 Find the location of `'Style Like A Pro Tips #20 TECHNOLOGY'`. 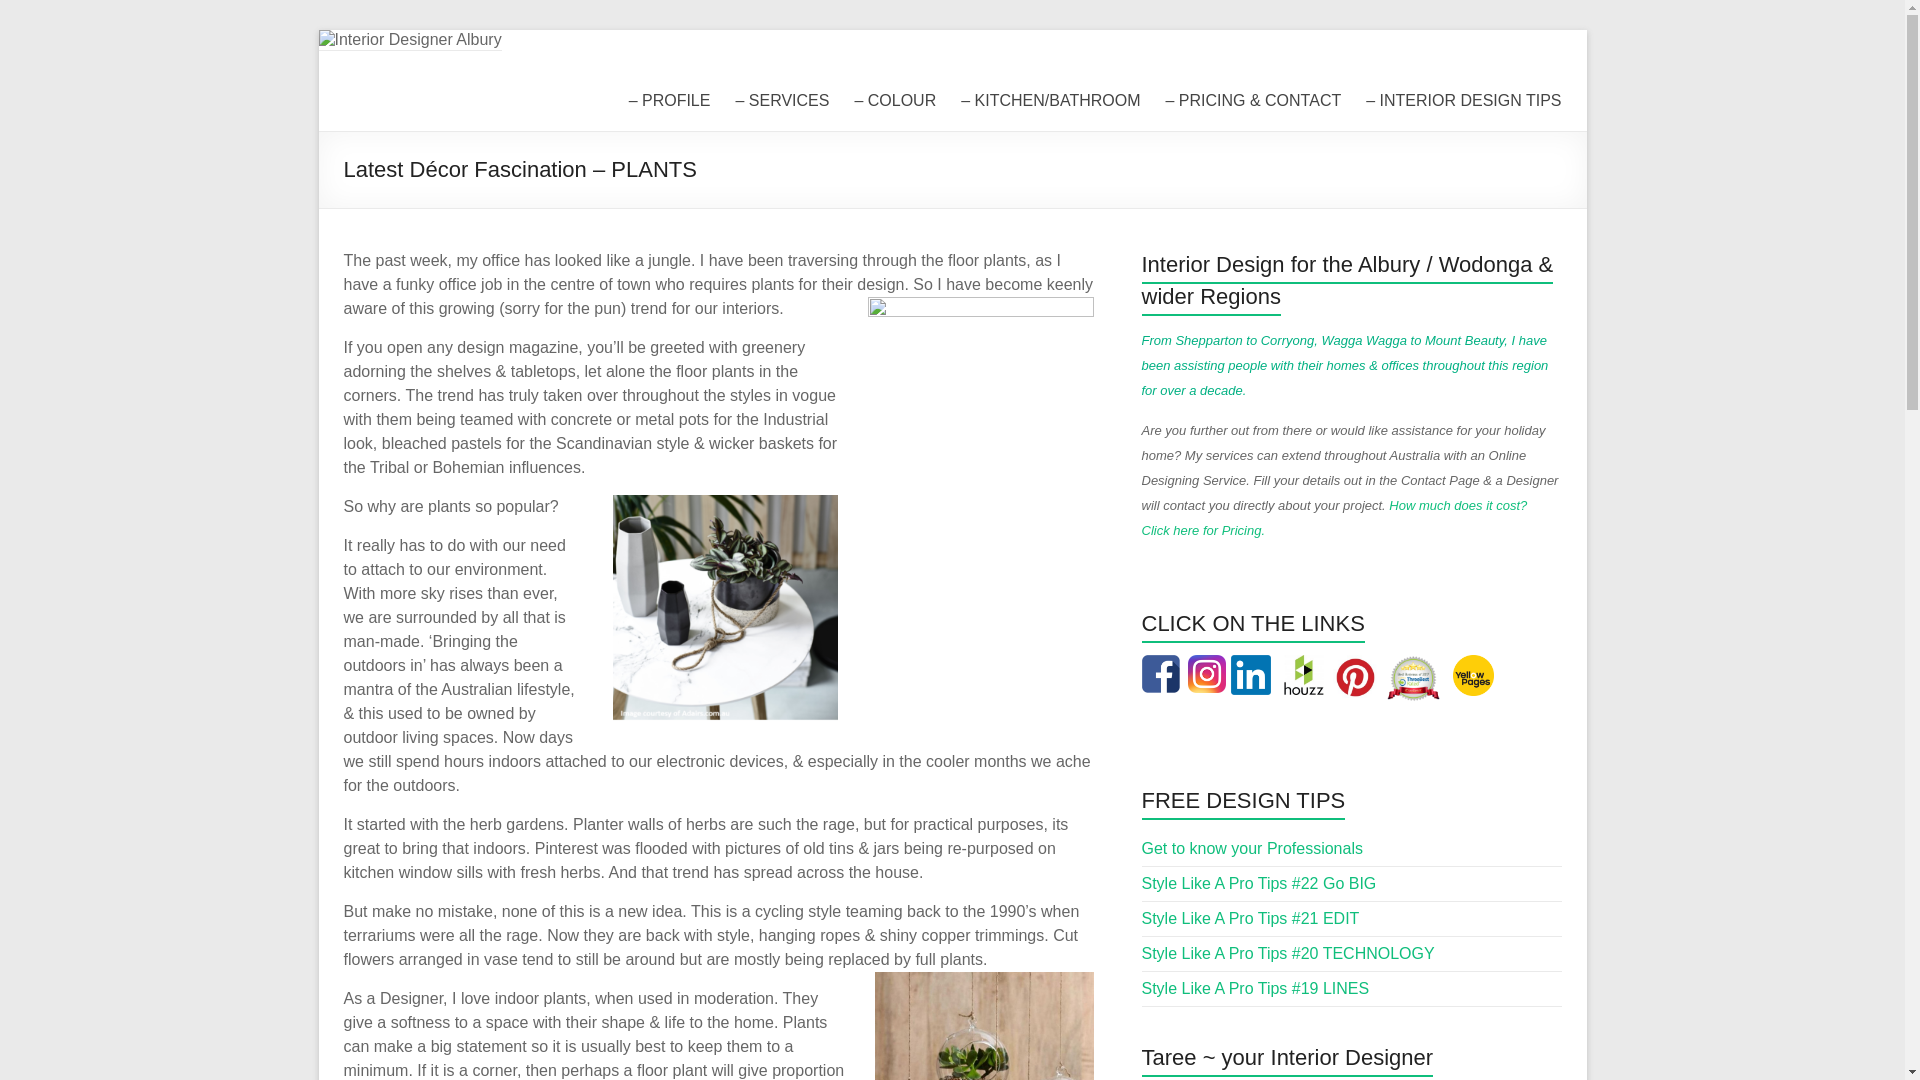

'Style Like A Pro Tips #20 TECHNOLOGY' is located at coordinates (1288, 952).